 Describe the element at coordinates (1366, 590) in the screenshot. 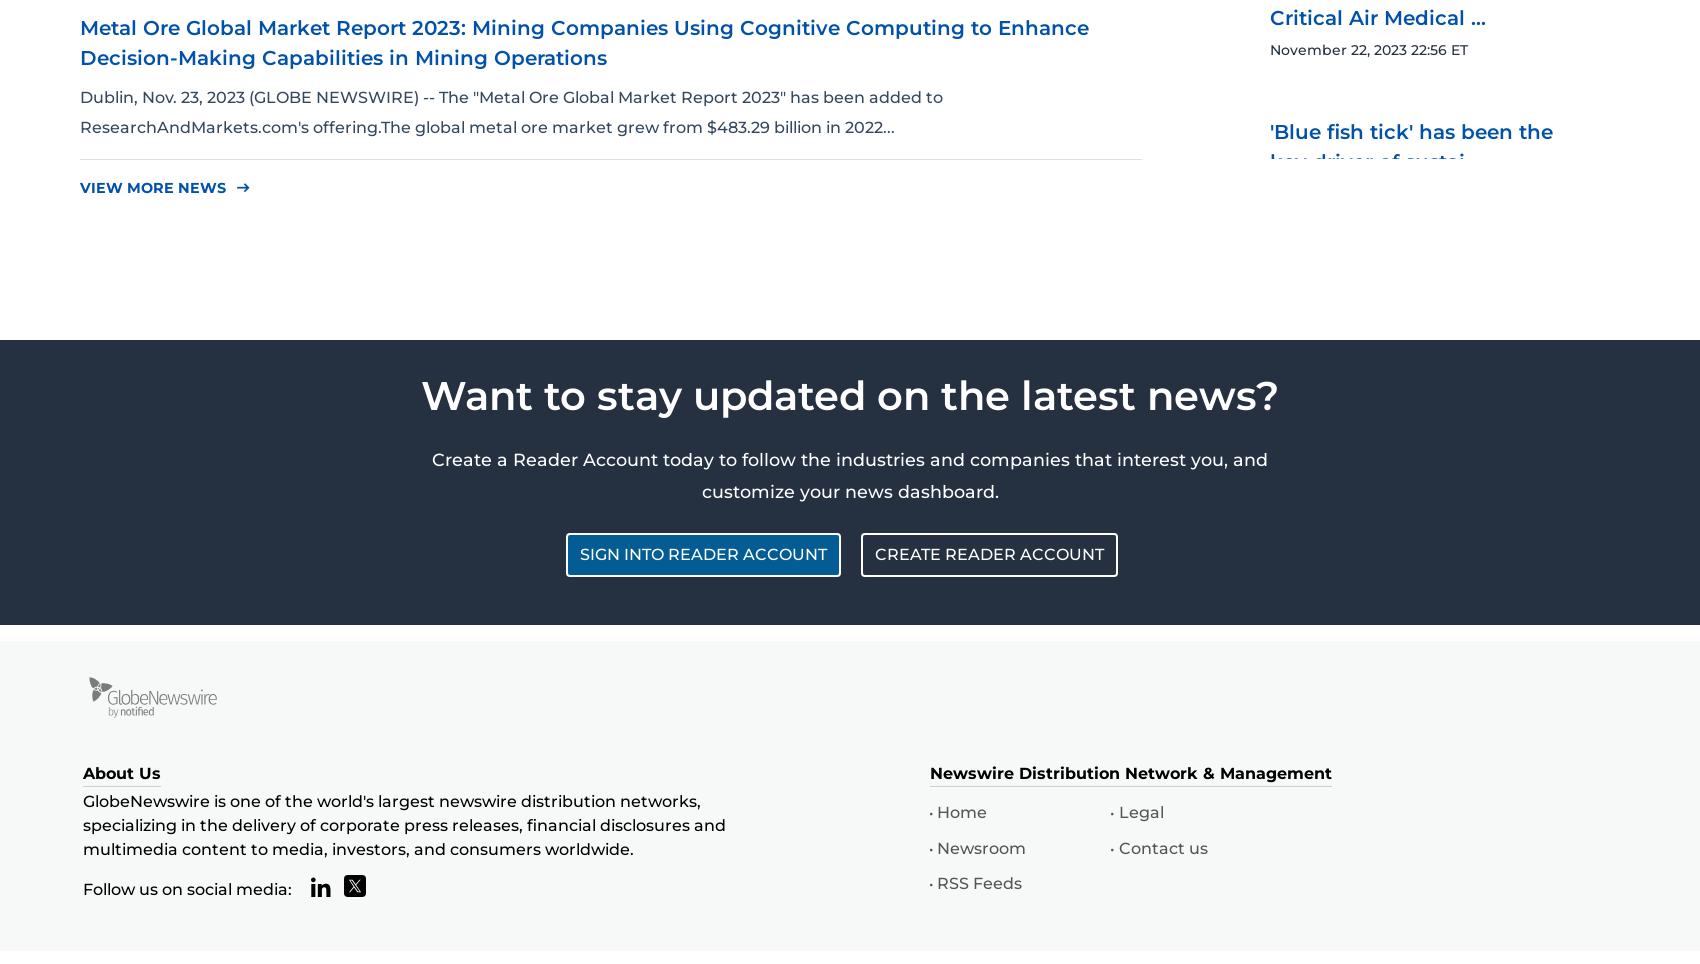

I see `'November 22, 2023 19:16 ET'` at that location.